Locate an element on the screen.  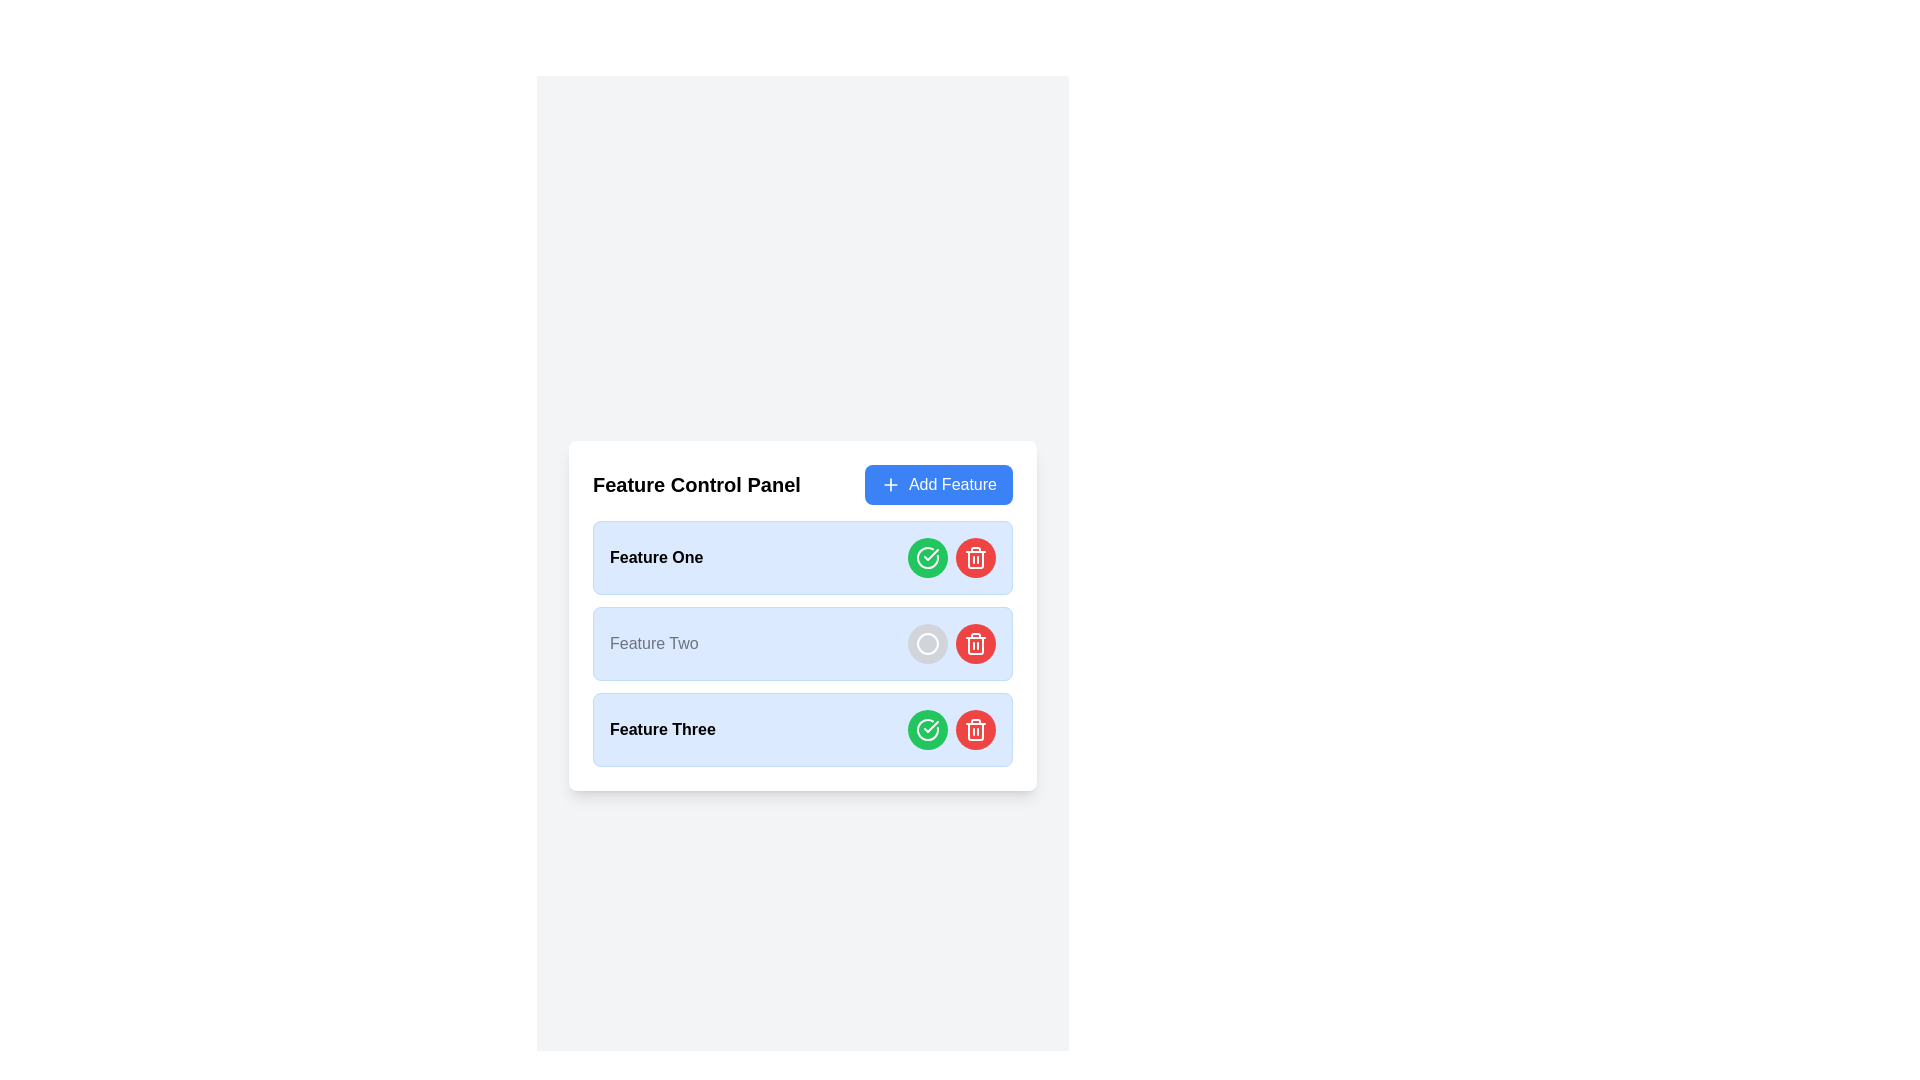
the green confirmation button with the check icon located in the rightmost segment of the 'Feature One' row to confirm or activate the feature is located at coordinates (950, 558).